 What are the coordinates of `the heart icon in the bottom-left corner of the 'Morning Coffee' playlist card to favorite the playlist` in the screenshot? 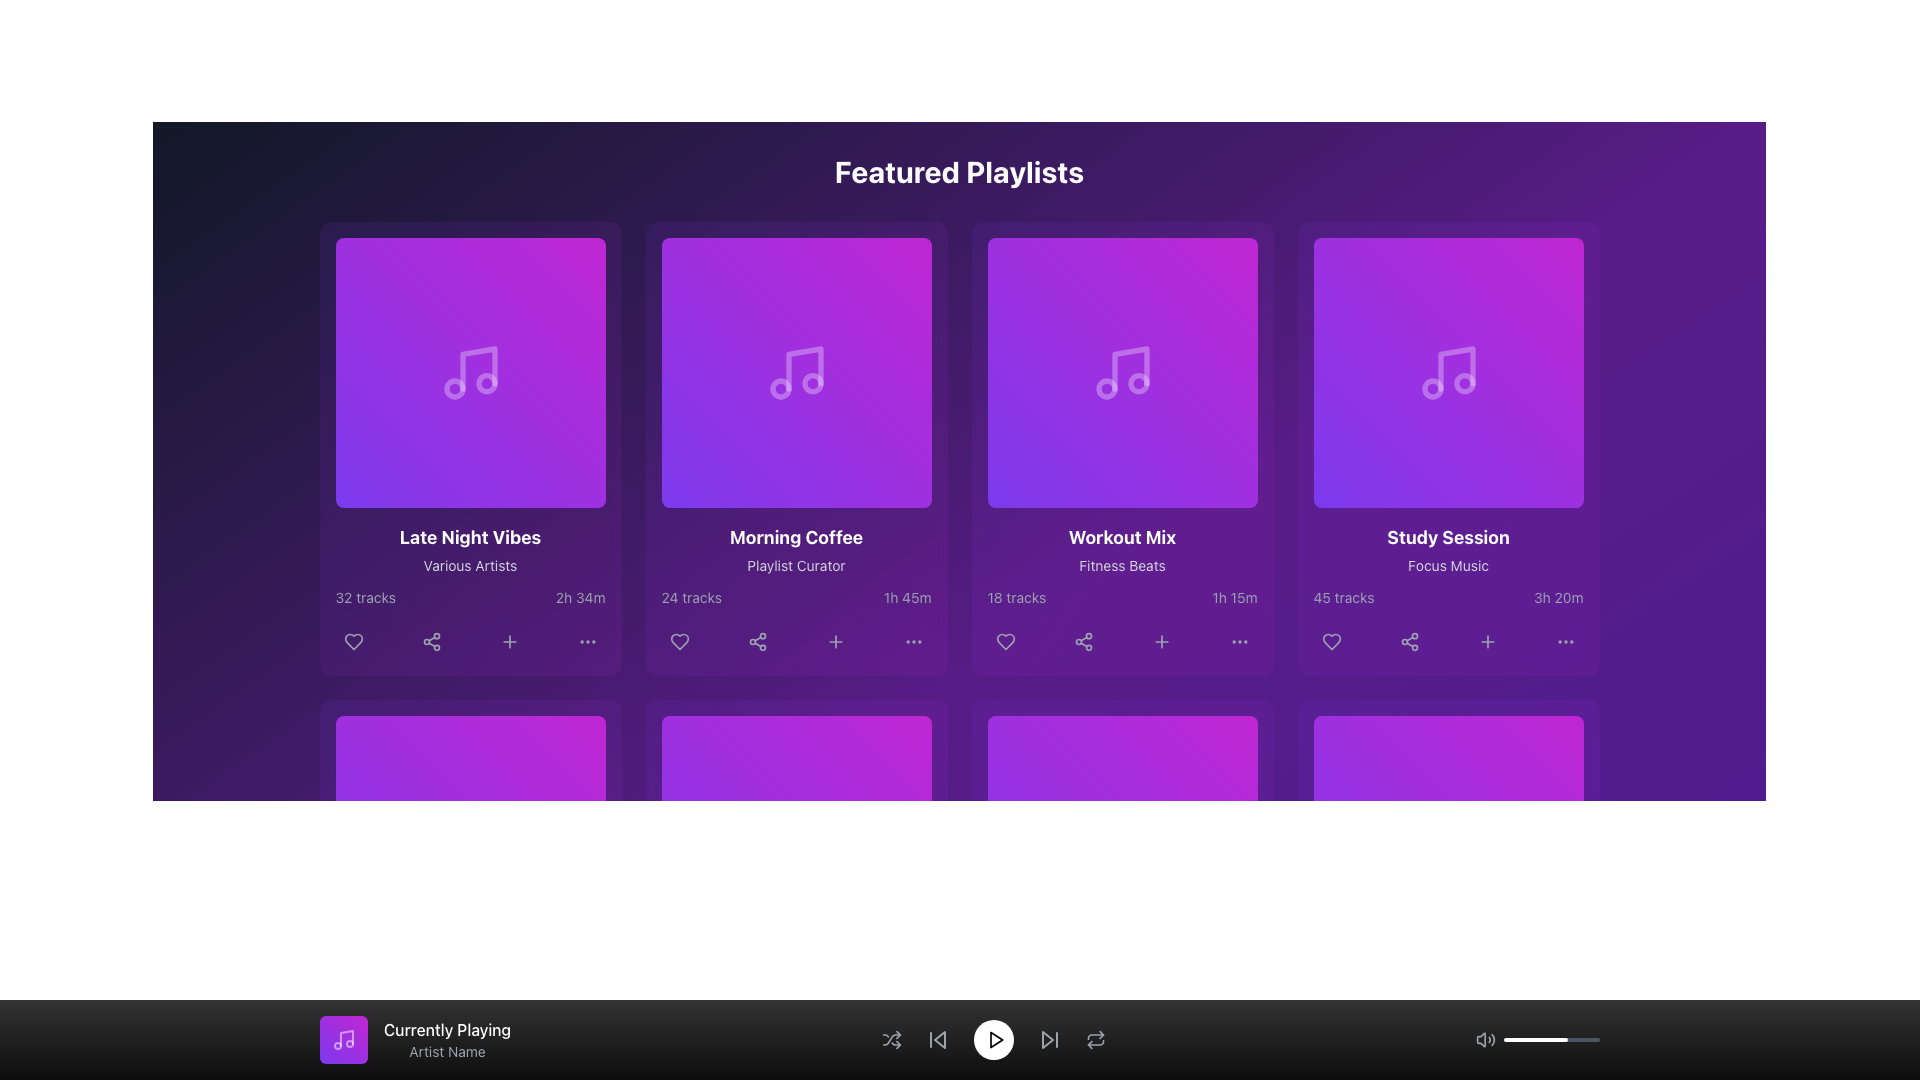 It's located at (679, 641).